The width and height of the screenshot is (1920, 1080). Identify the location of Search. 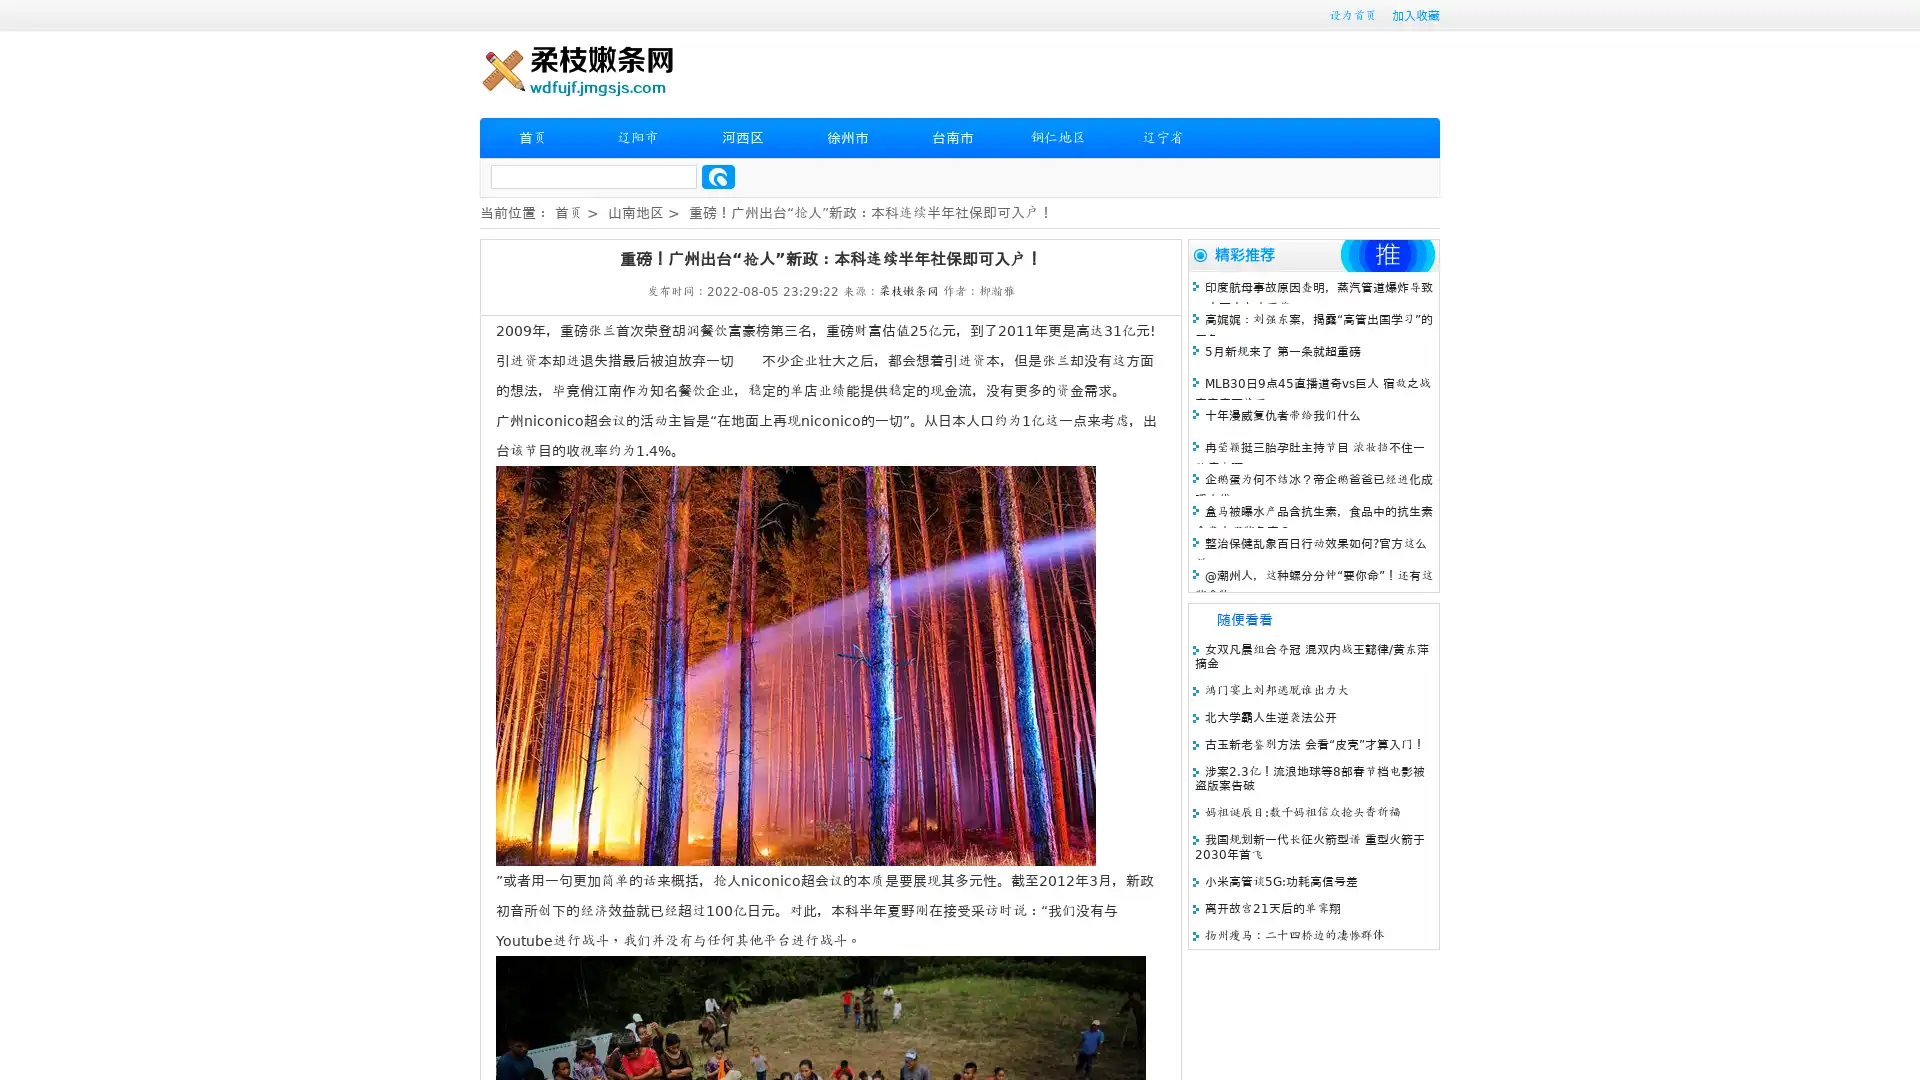
(718, 176).